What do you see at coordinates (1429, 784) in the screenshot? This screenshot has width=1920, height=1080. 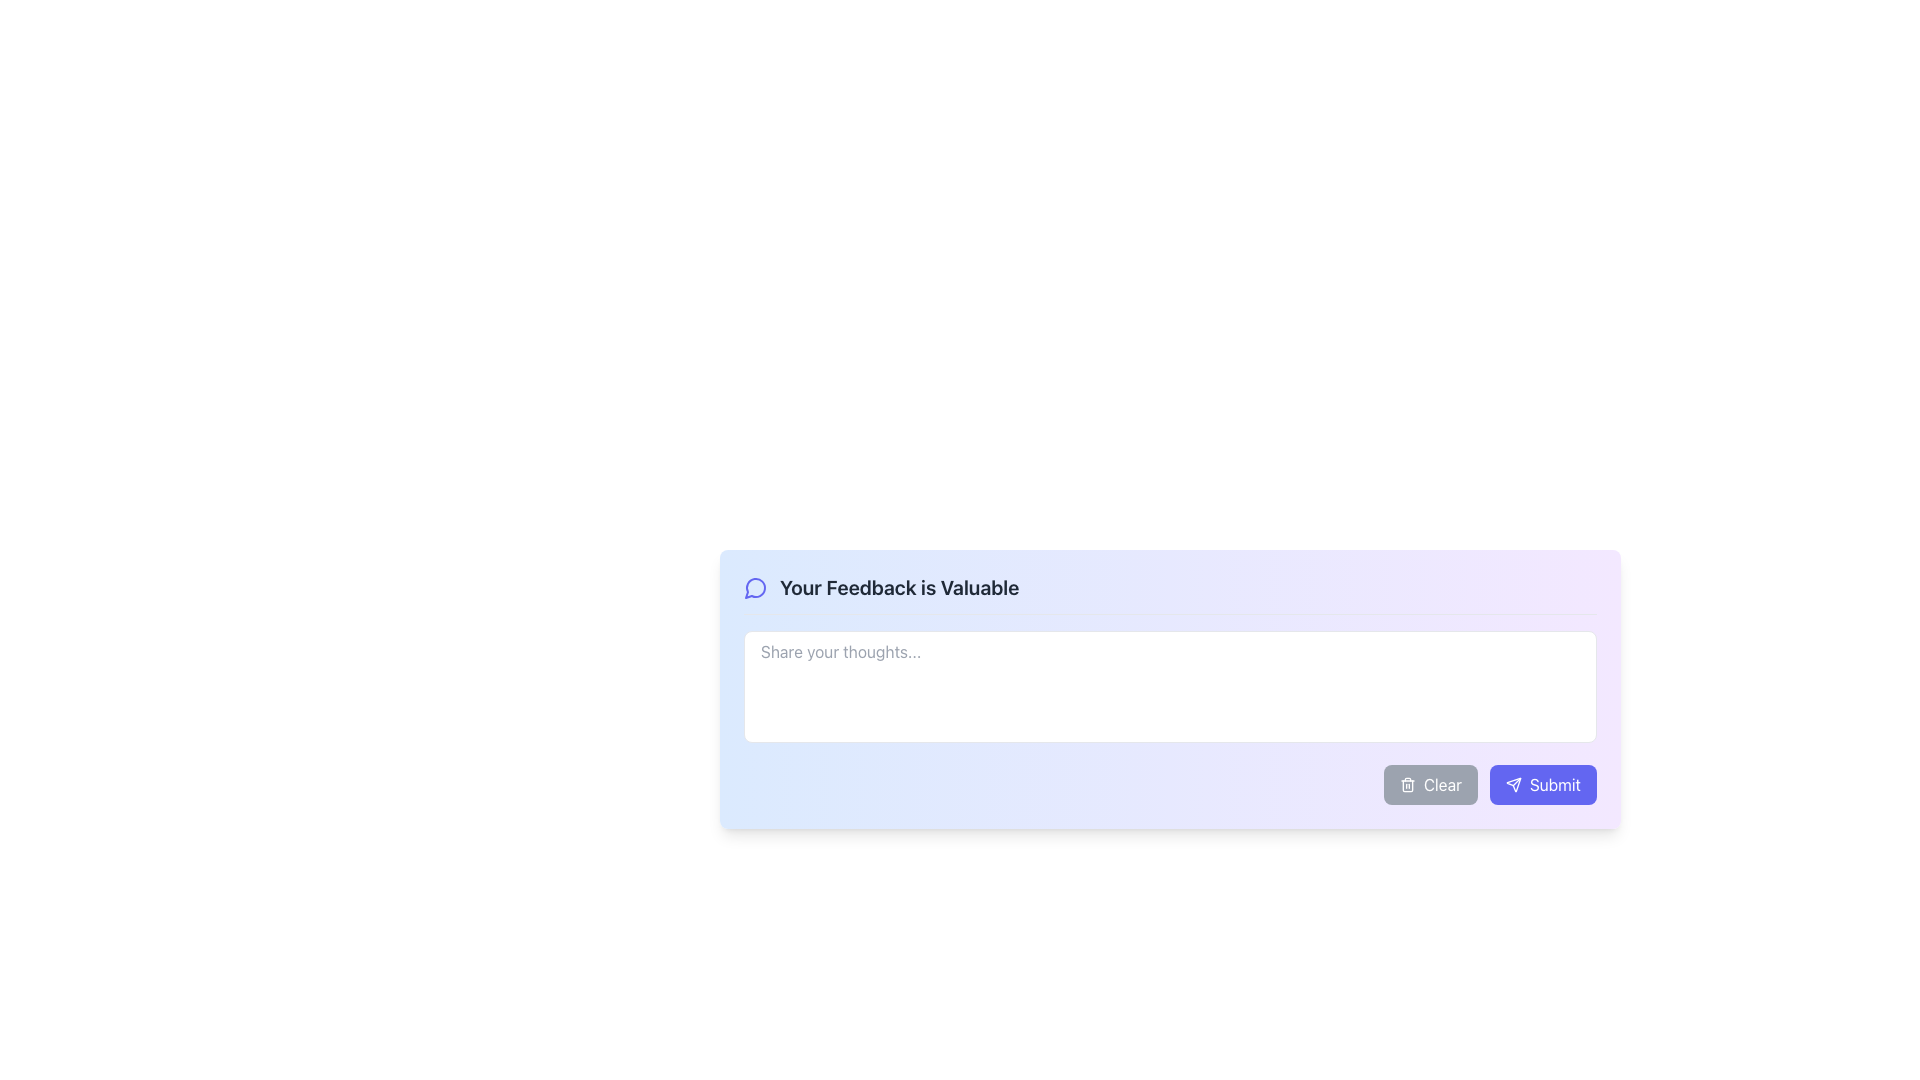 I see `the clear/reset button located in the bottom-right section of the interface, adjacent to the purple 'Submit' button, to change its background color` at bounding box center [1429, 784].